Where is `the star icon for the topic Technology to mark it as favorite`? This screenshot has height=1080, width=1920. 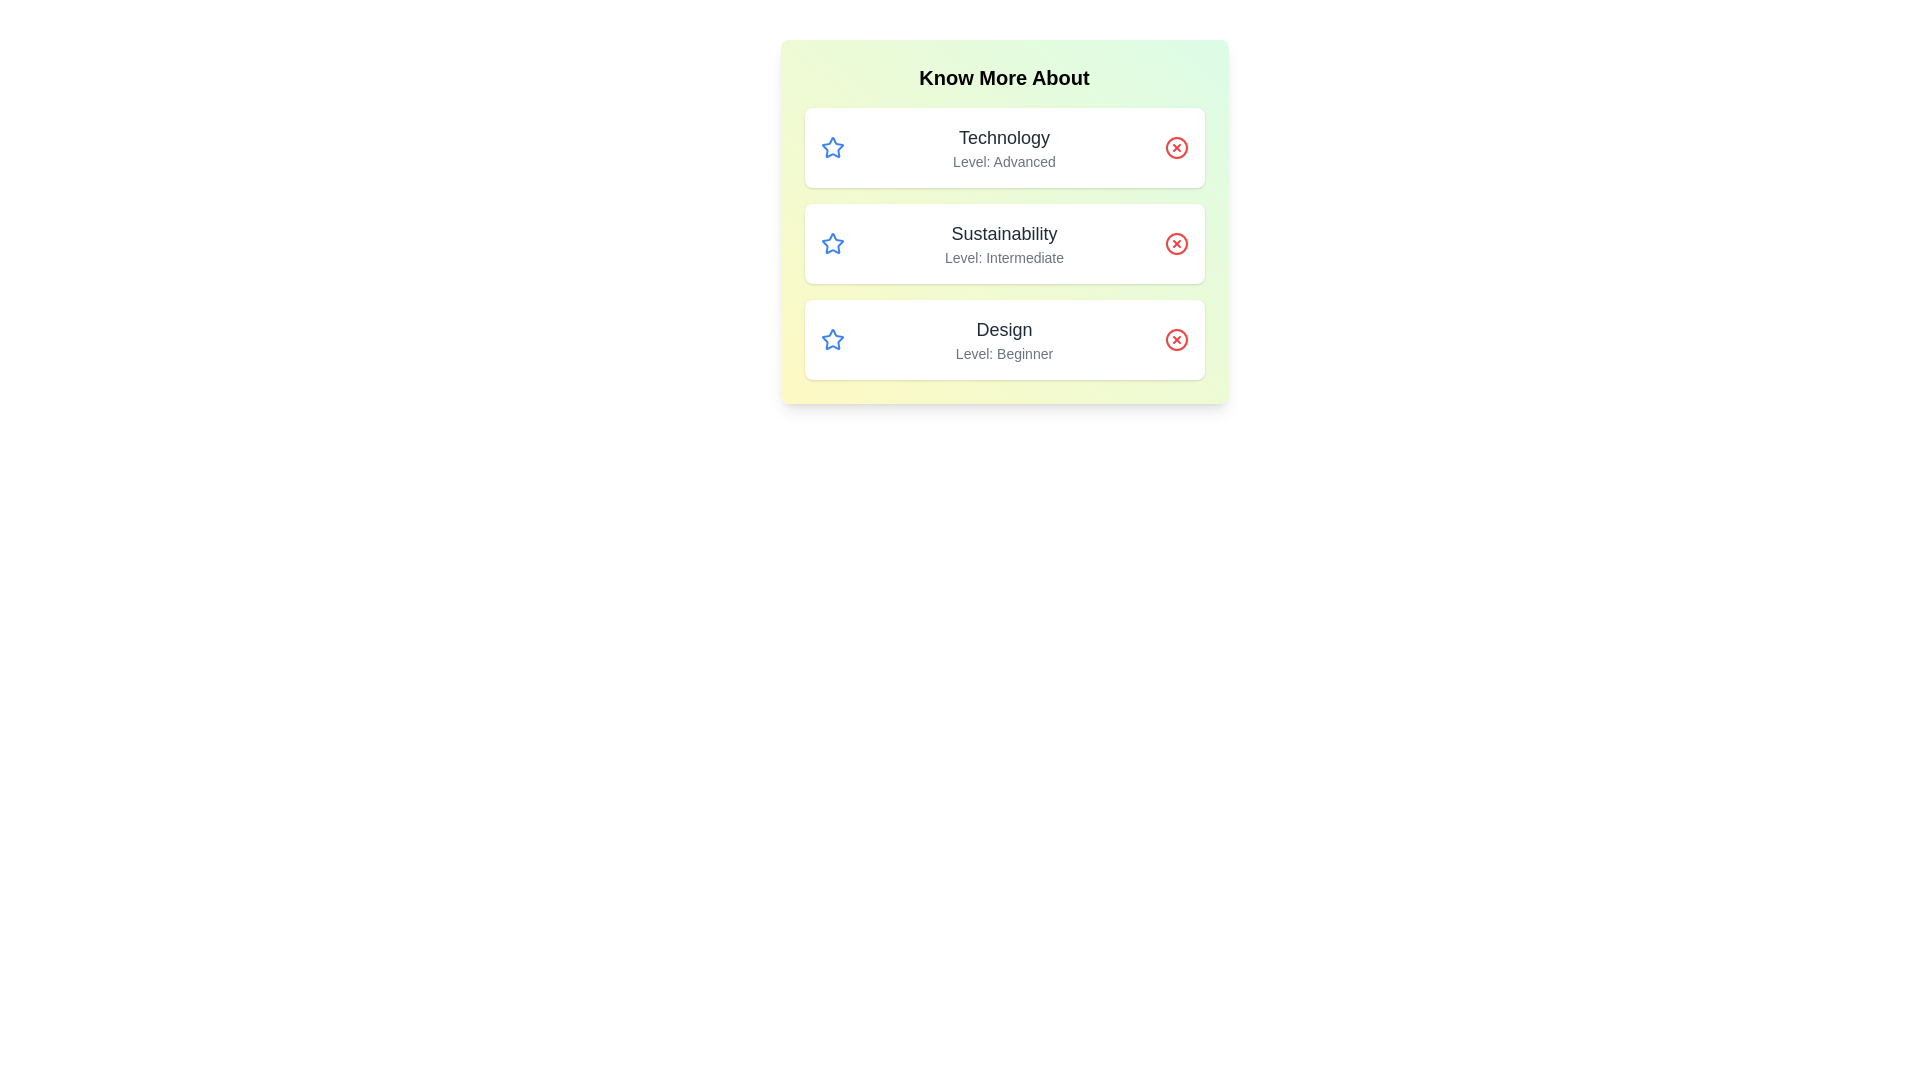
the star icon for the topic Technology to mark it as favorite is located at coordinates (832, 146).